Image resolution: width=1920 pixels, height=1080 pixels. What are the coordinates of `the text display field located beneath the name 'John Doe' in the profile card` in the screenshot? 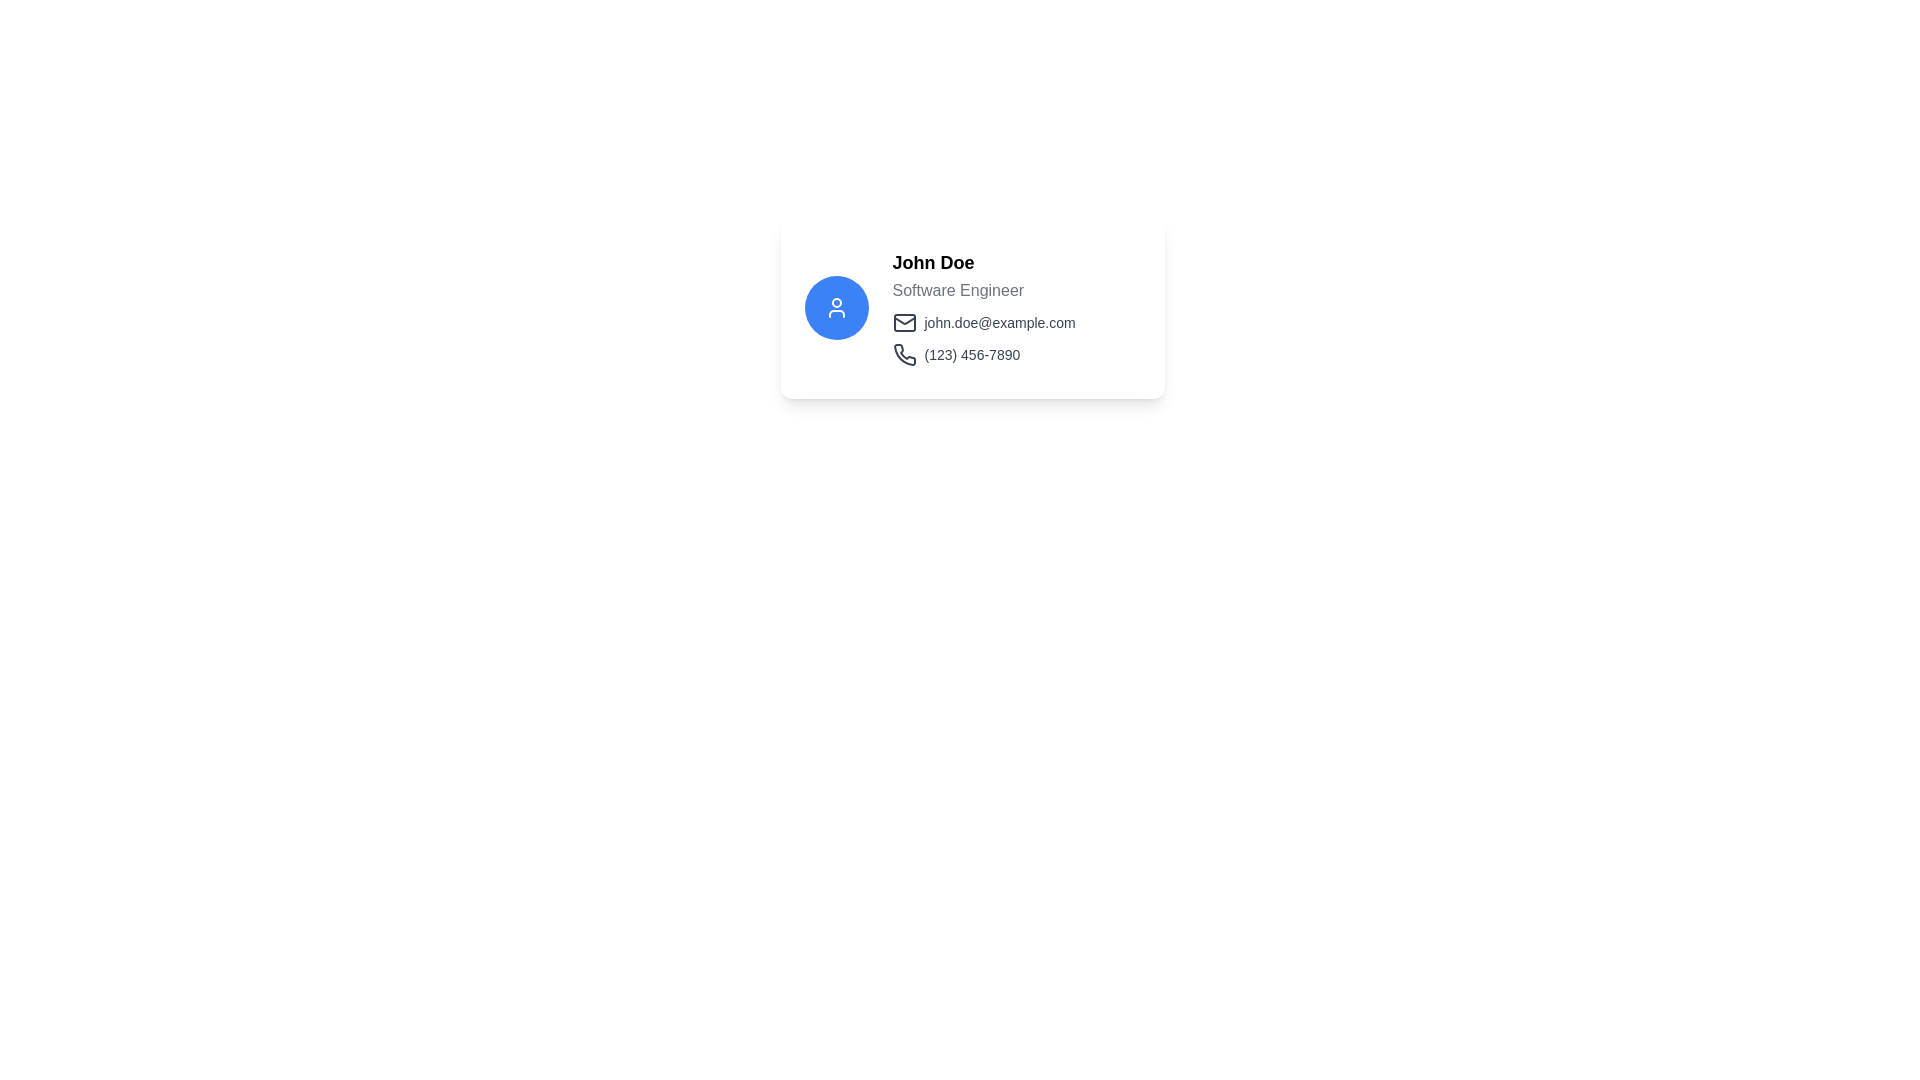 It's located at (983, 290).